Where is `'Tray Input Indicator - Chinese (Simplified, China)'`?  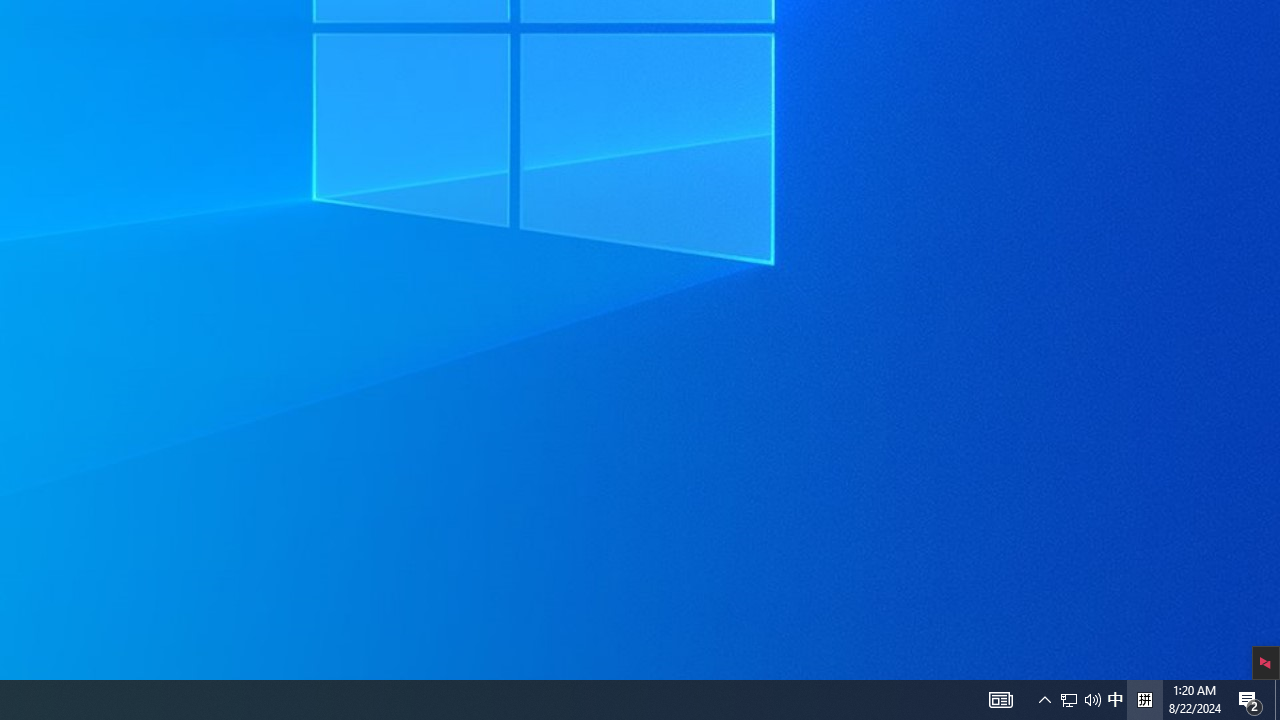
'Tray Input Indicator - Chinese (Simplified, China)' is located at coordinates (1144, 698).